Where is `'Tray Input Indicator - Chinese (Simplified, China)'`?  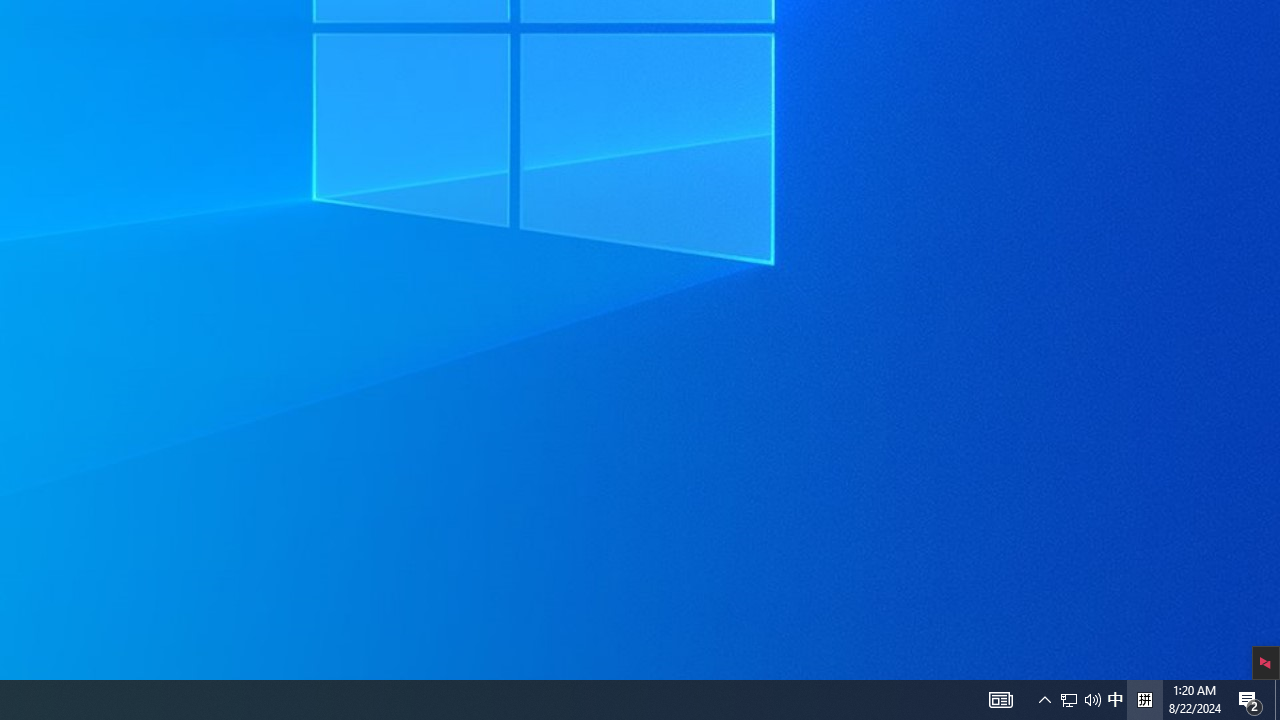
'Tray Input Indicator - Chinese (Simplified, China)' is located at coordinates (1144, 698).